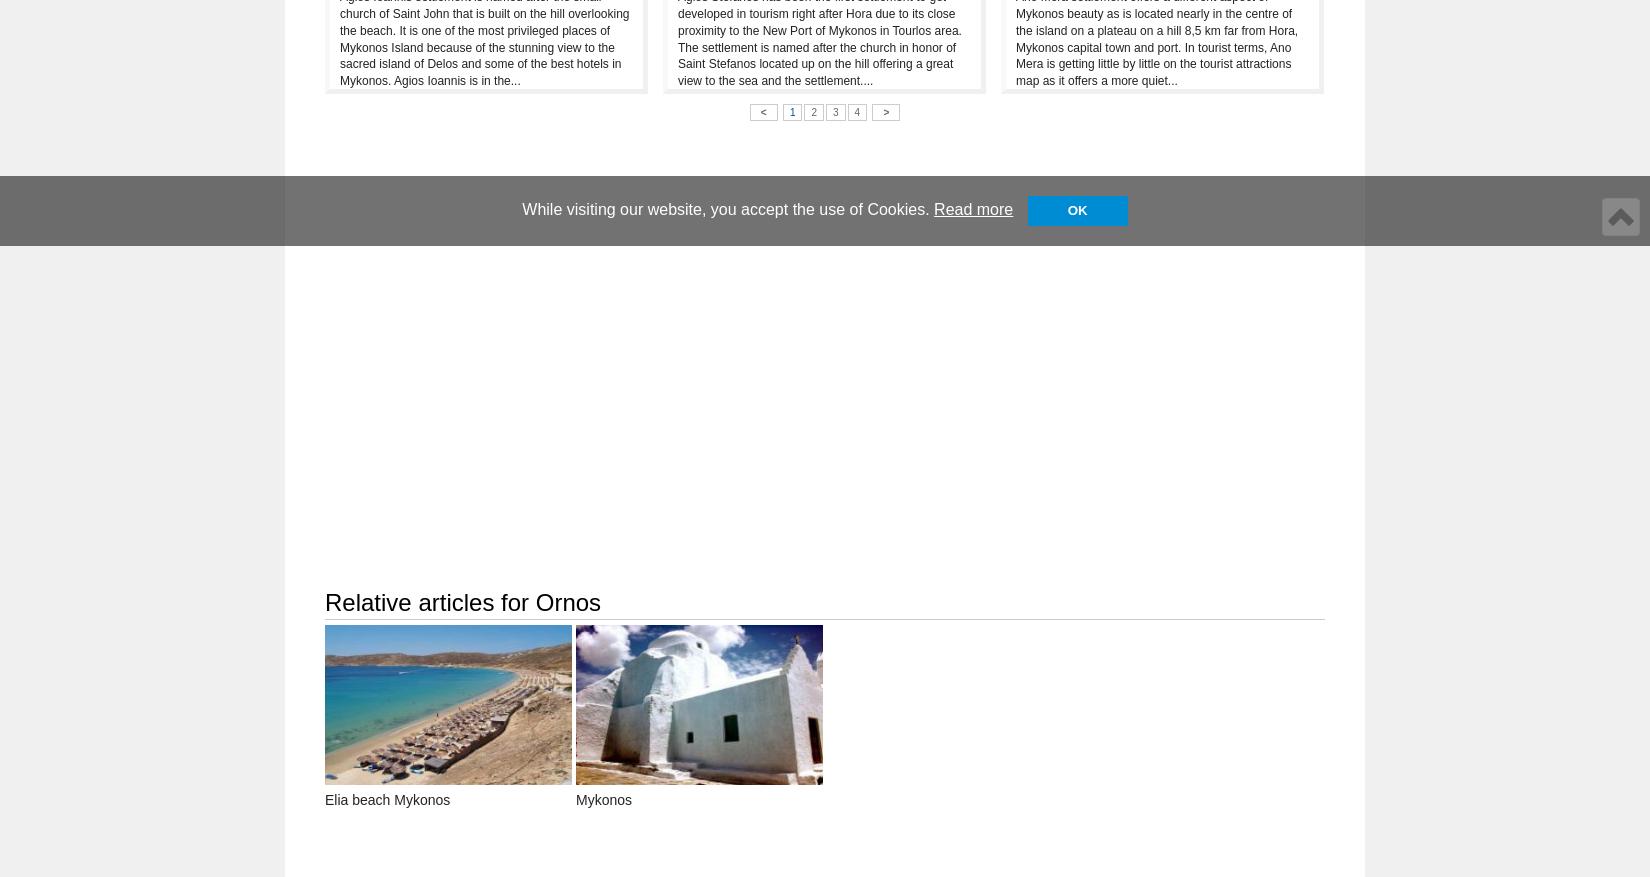 This screenshot has width=1650, height=877. What do you see at coordinates (857, 111) in the screenshot?
I see `'4'` at bounding box center [857, 111].